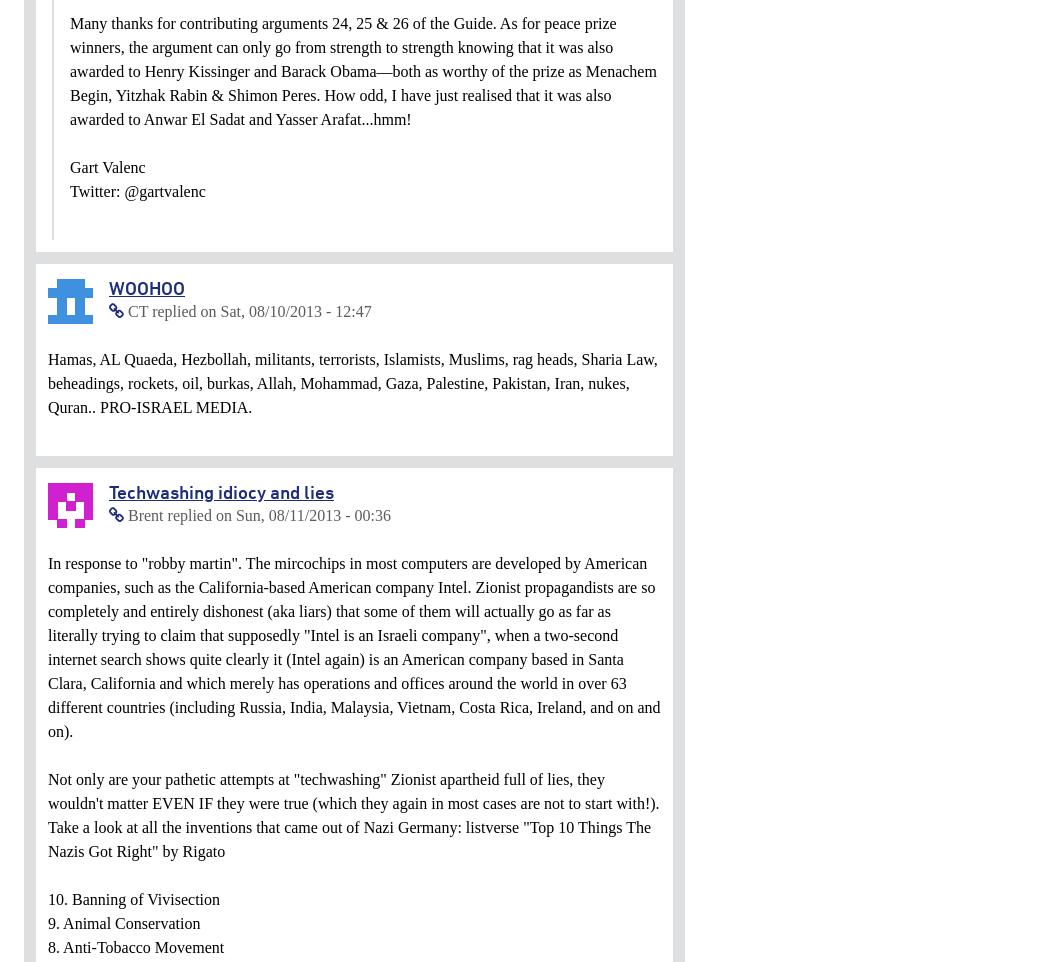 The image size is (1050, 962). I want to click on 'Many thanks for contributing arguments 24, 25 & 26 of the Guide. As for peace prize winners, the argument can only go from strength to strength knowing that it was also awarded to Henry Kissinger and Barack Obama—both as worthy of the prize as Menachem Begin, Yitzhak Rabin & Shimon Peres. How odd, I have just realised that it was also awarded to Anwar El Sadat and Yasser Arafat...hmm!', so click(69, 71).